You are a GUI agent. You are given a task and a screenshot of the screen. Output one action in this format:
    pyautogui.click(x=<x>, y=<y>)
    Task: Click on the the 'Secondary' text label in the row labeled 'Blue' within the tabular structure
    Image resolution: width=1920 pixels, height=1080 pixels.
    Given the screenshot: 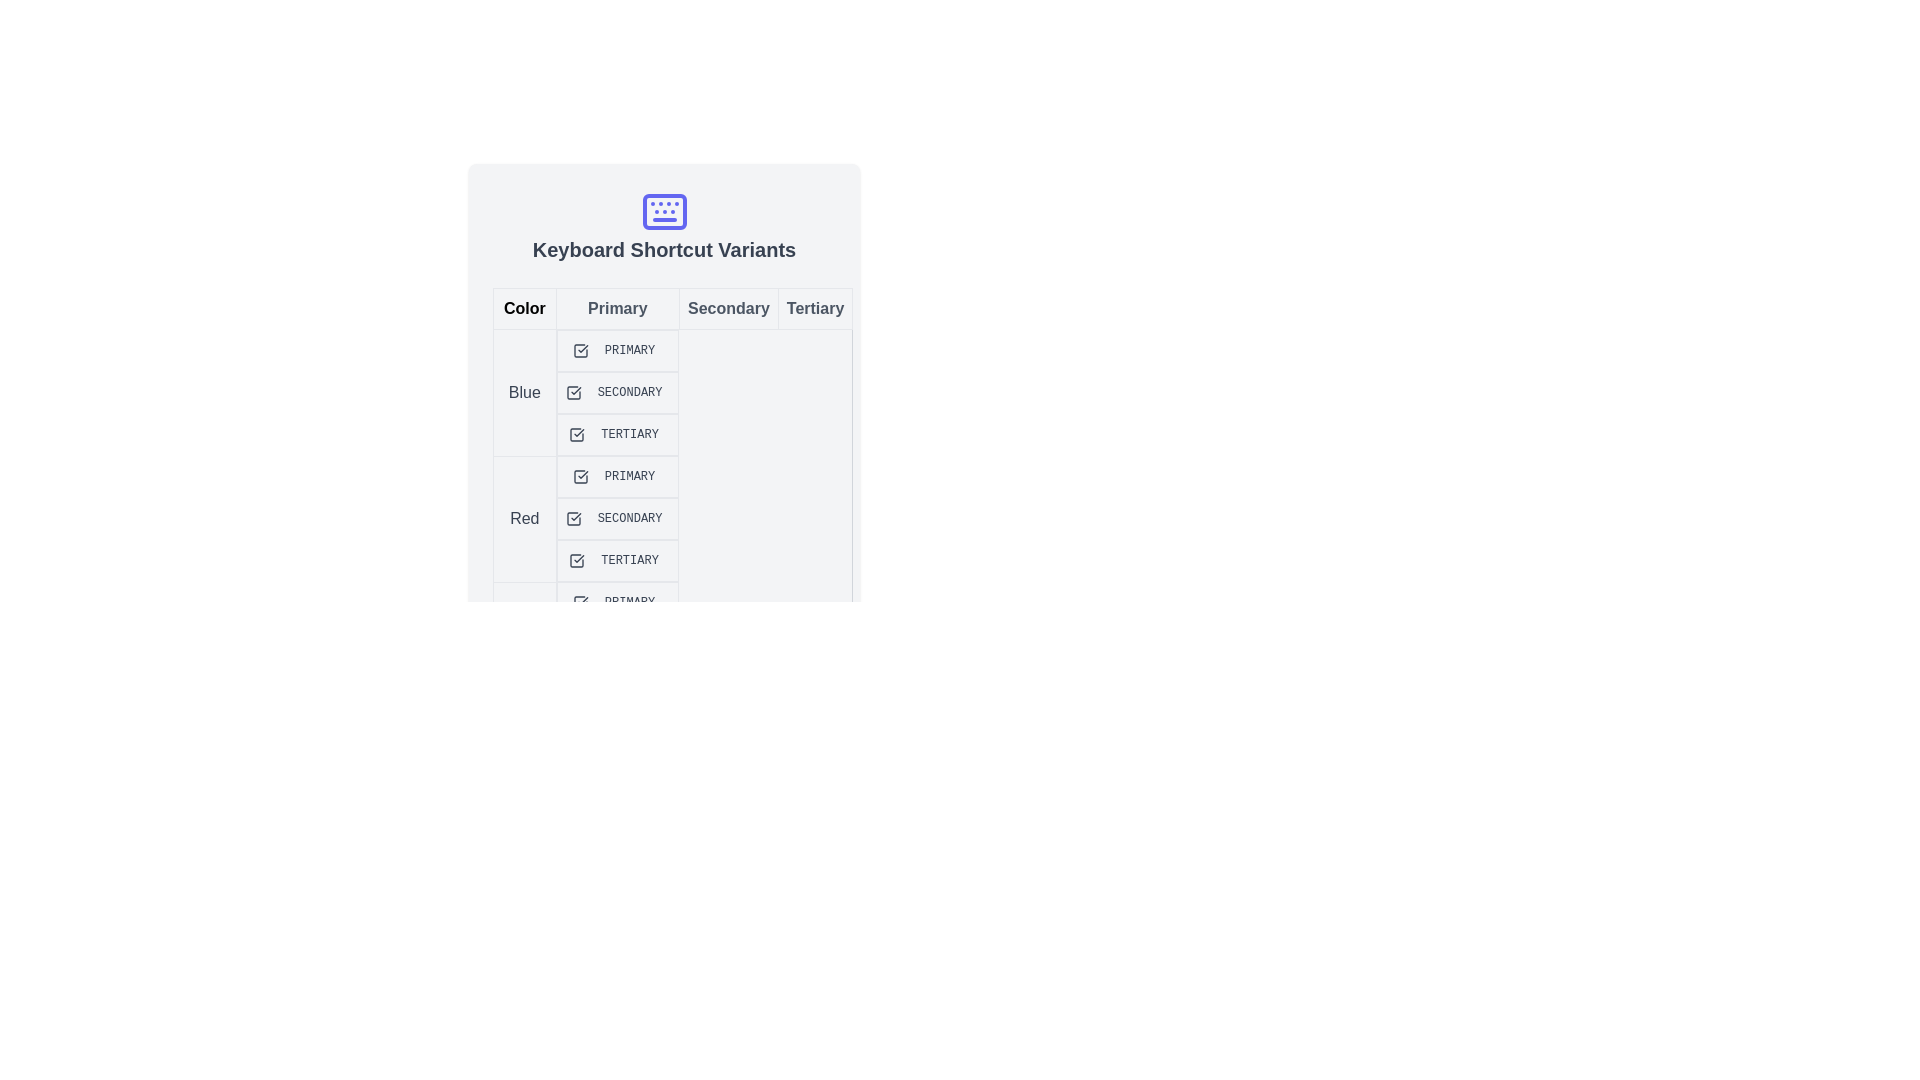 What is the action you would take?
    pyautogui.click(x=629, y=393)
    